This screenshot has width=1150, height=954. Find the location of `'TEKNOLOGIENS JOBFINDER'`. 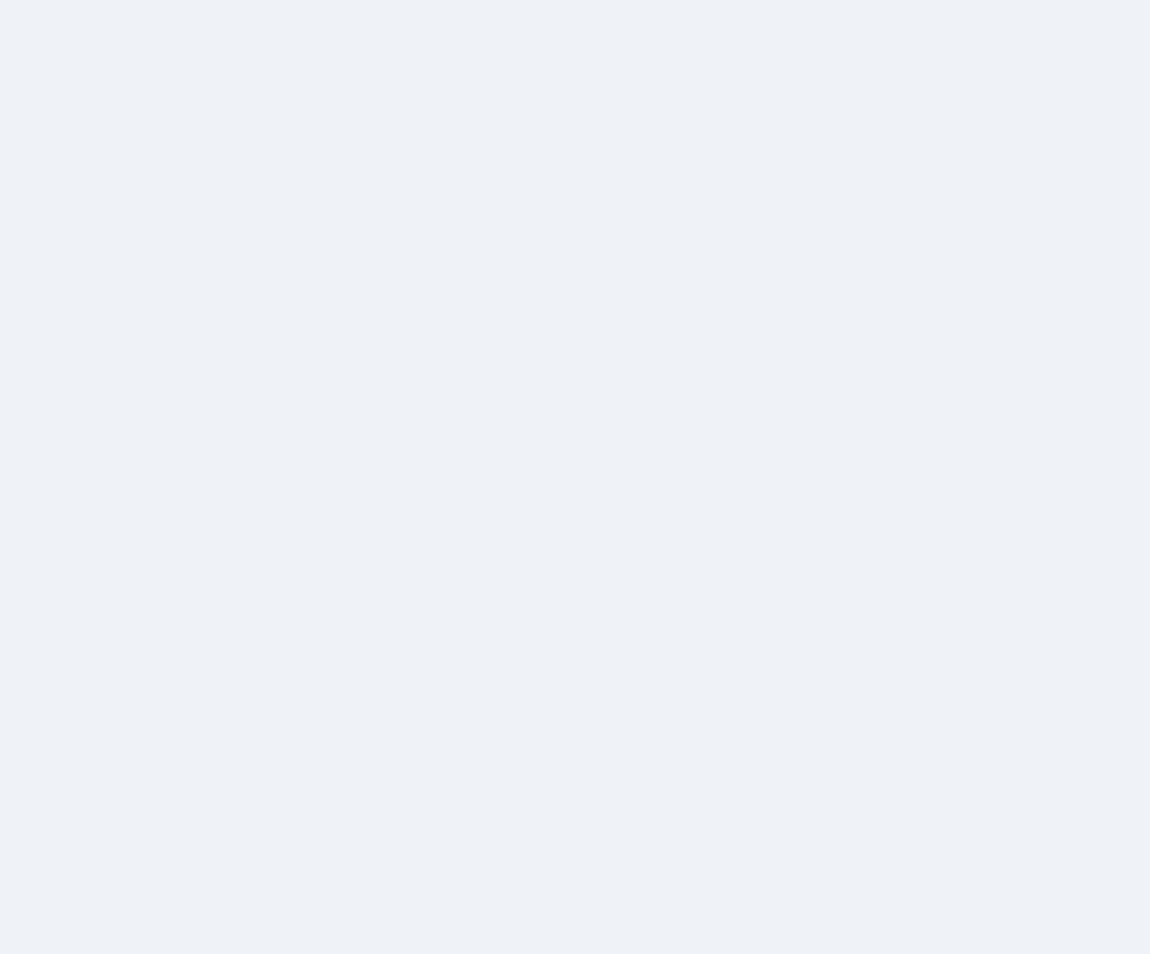

'TEKNOLOGIENS JOBFINDER' is located at coordinates (798, 608).